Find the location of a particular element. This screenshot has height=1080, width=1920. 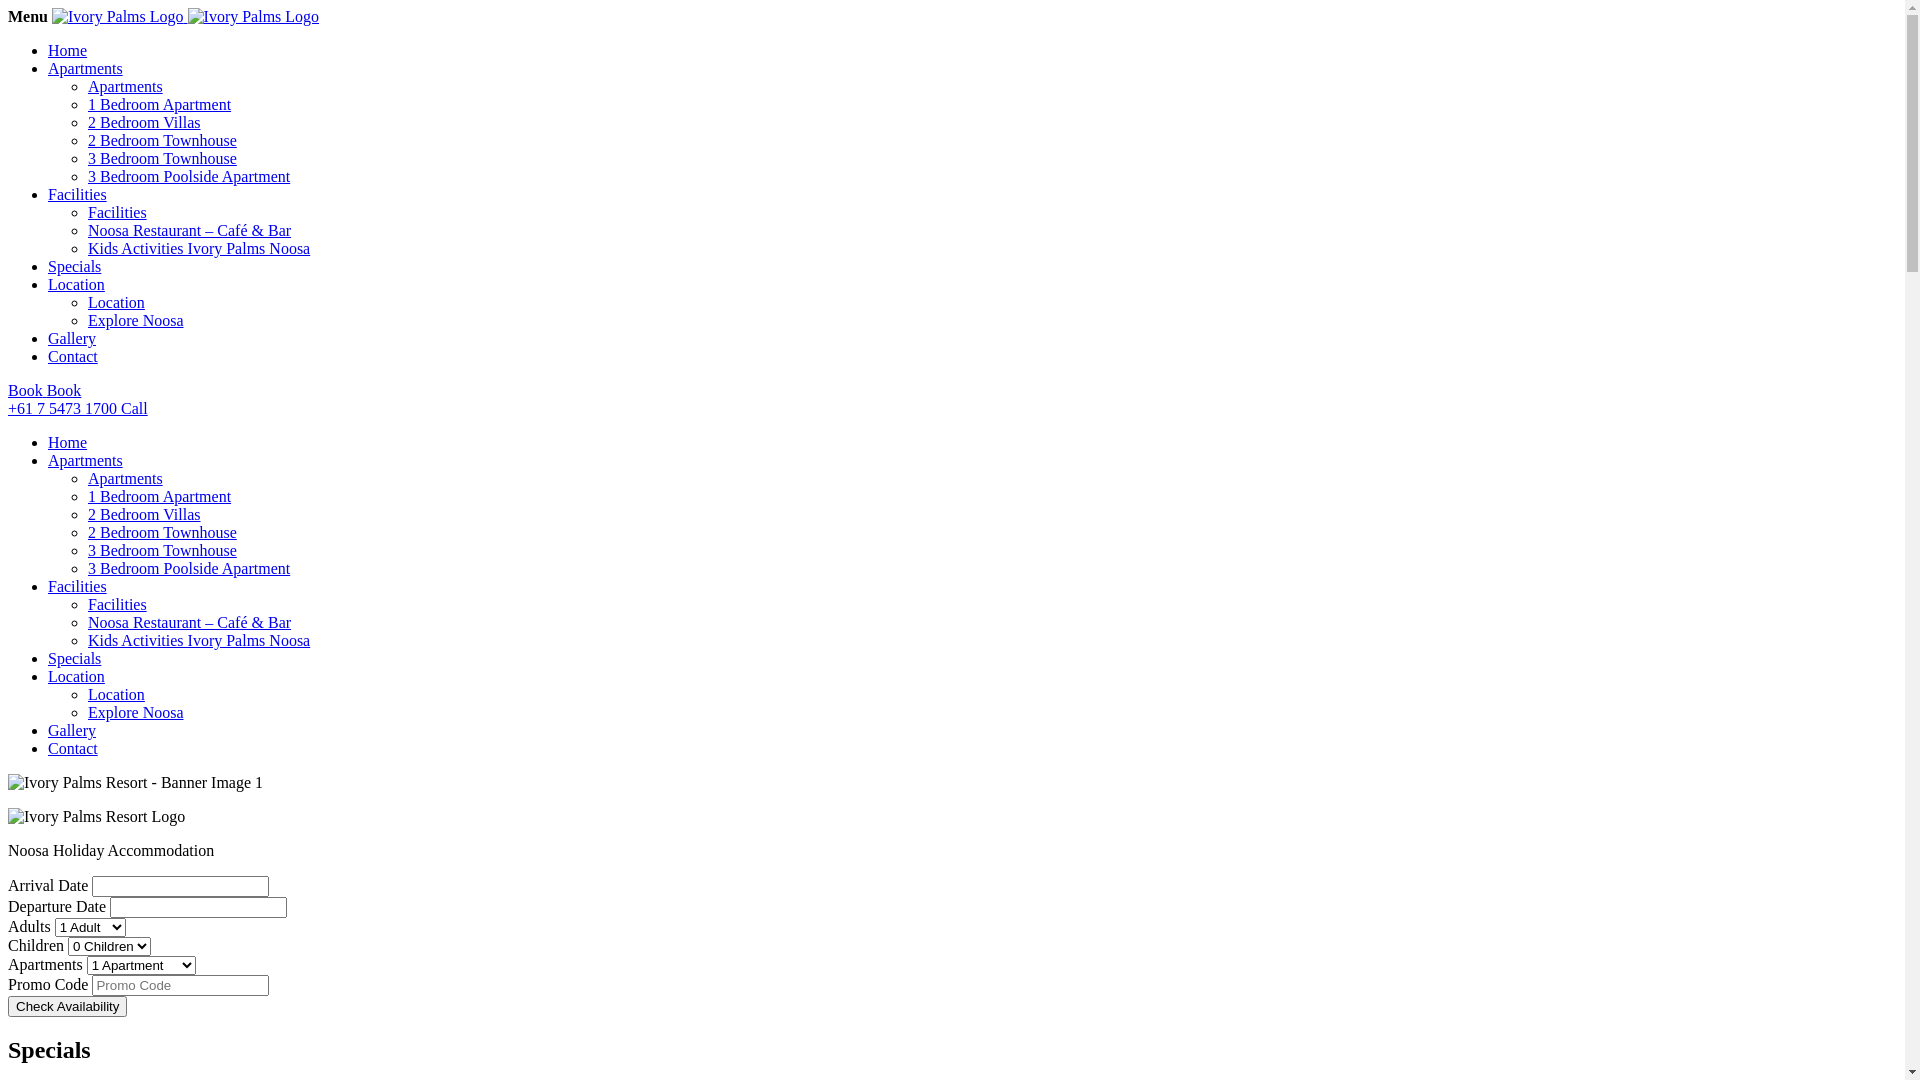

'3 Bedroom Poolside Apartment' is located at coordinates (188, 175).